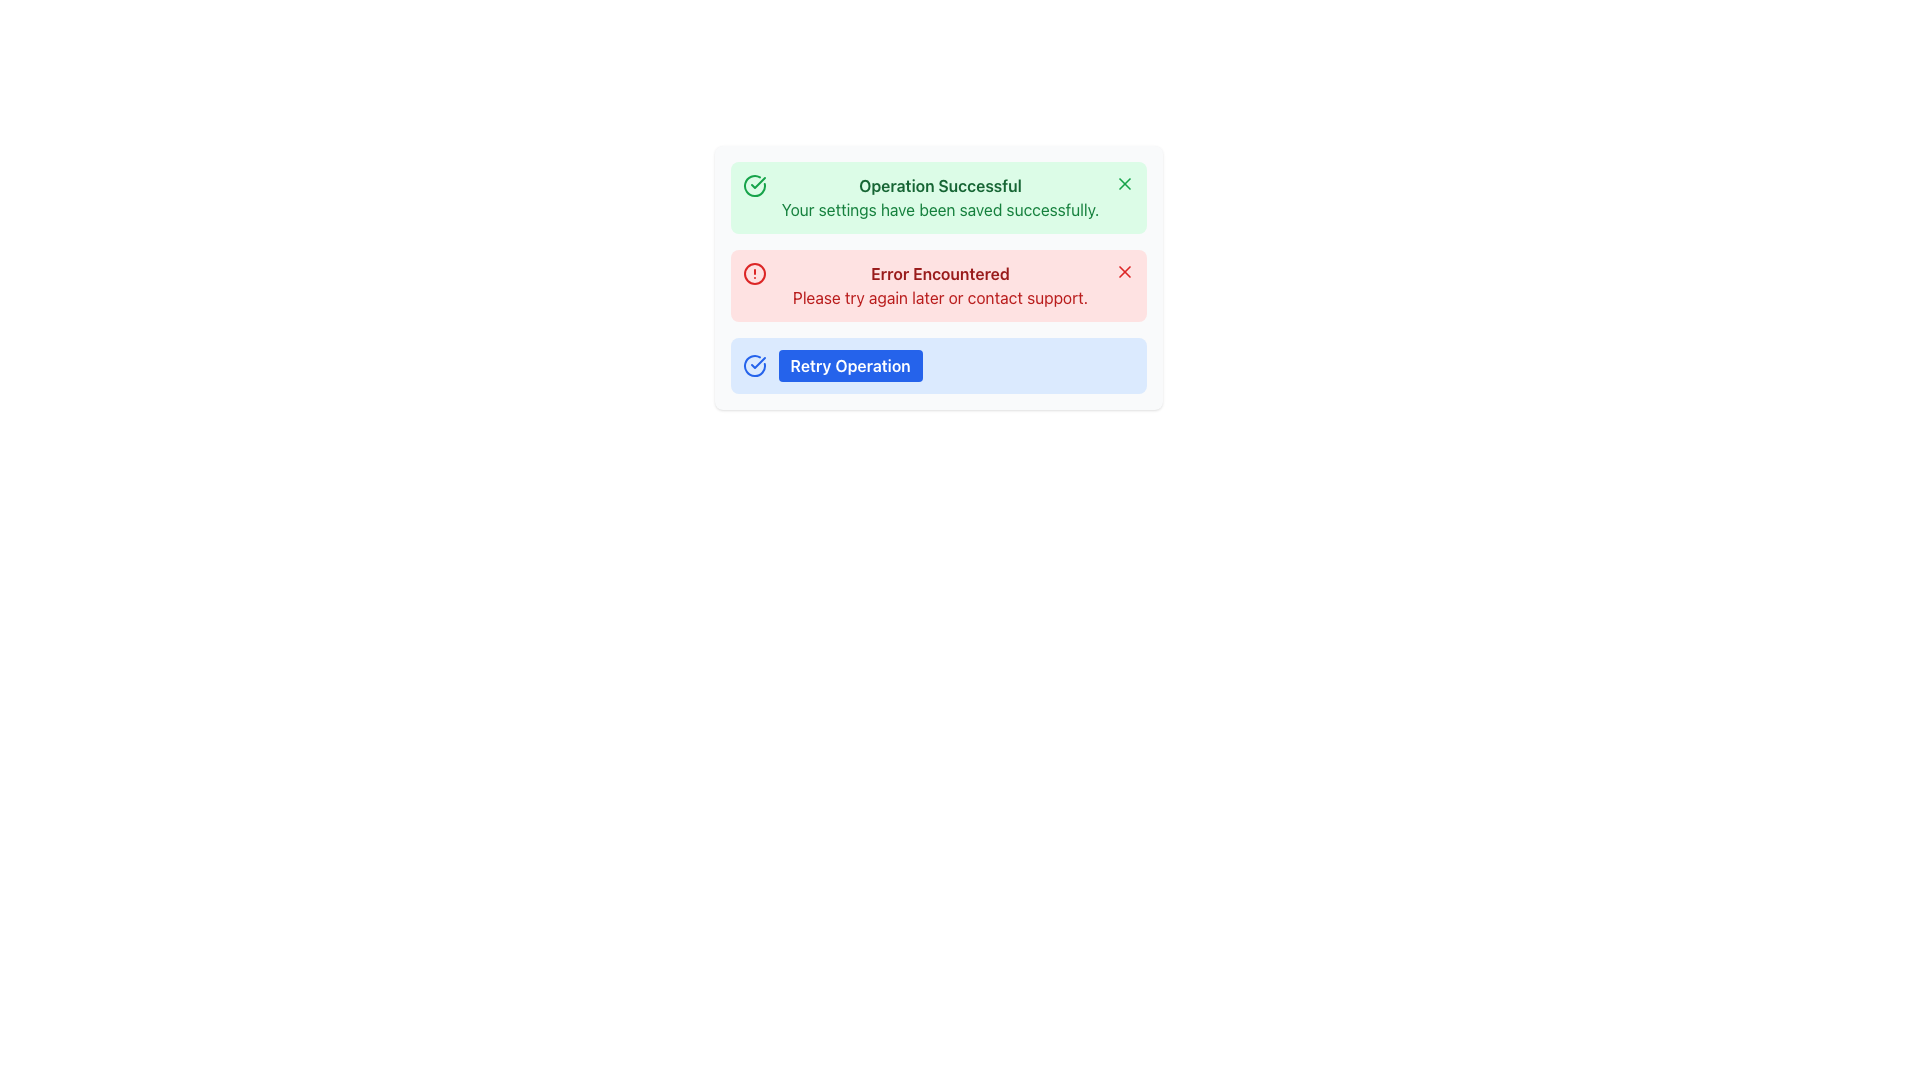  What do you see at coordinates (1124, 272) in the screenshot?
I see `the small red 'X' icon located near the right side of the 'Error Encountered' text` at bounding box center [1124, 272].